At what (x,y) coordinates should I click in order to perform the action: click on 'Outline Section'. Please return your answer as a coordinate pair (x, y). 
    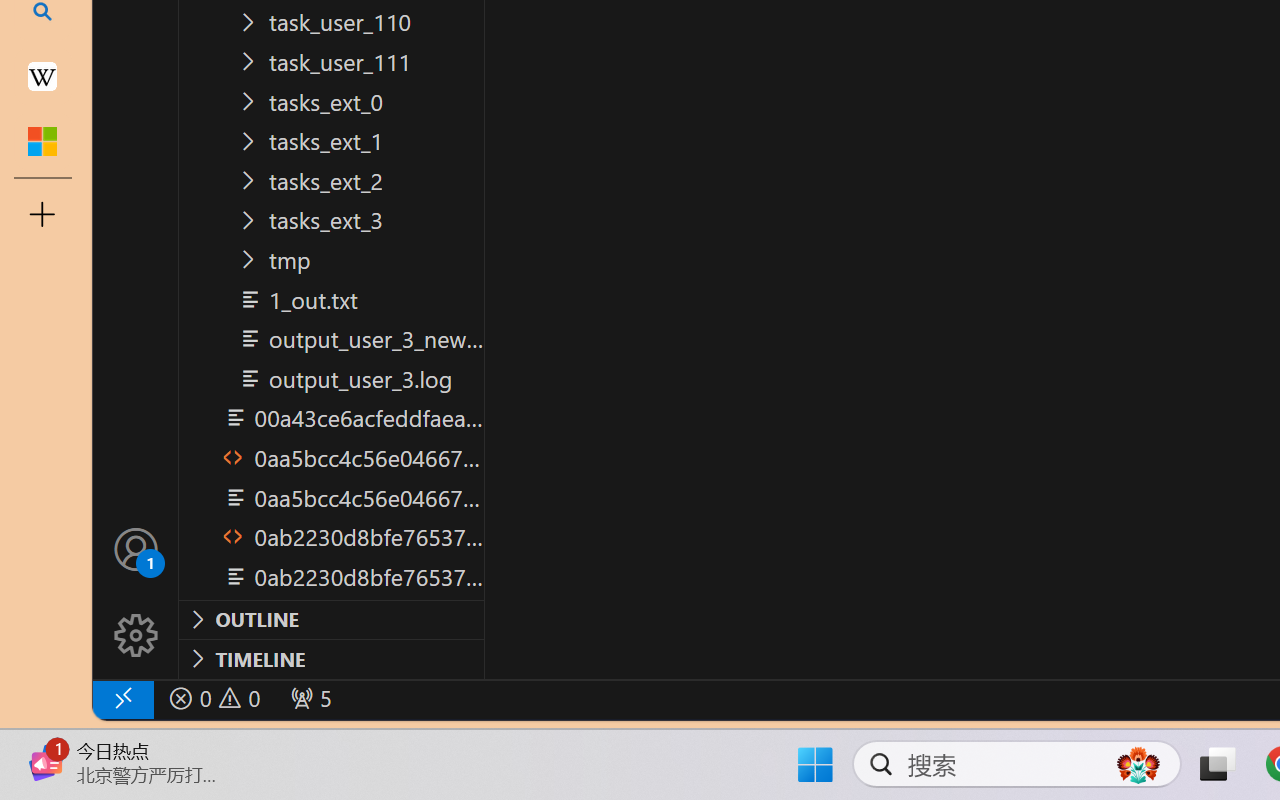
    Looking at the image, I should click on (331, 619).